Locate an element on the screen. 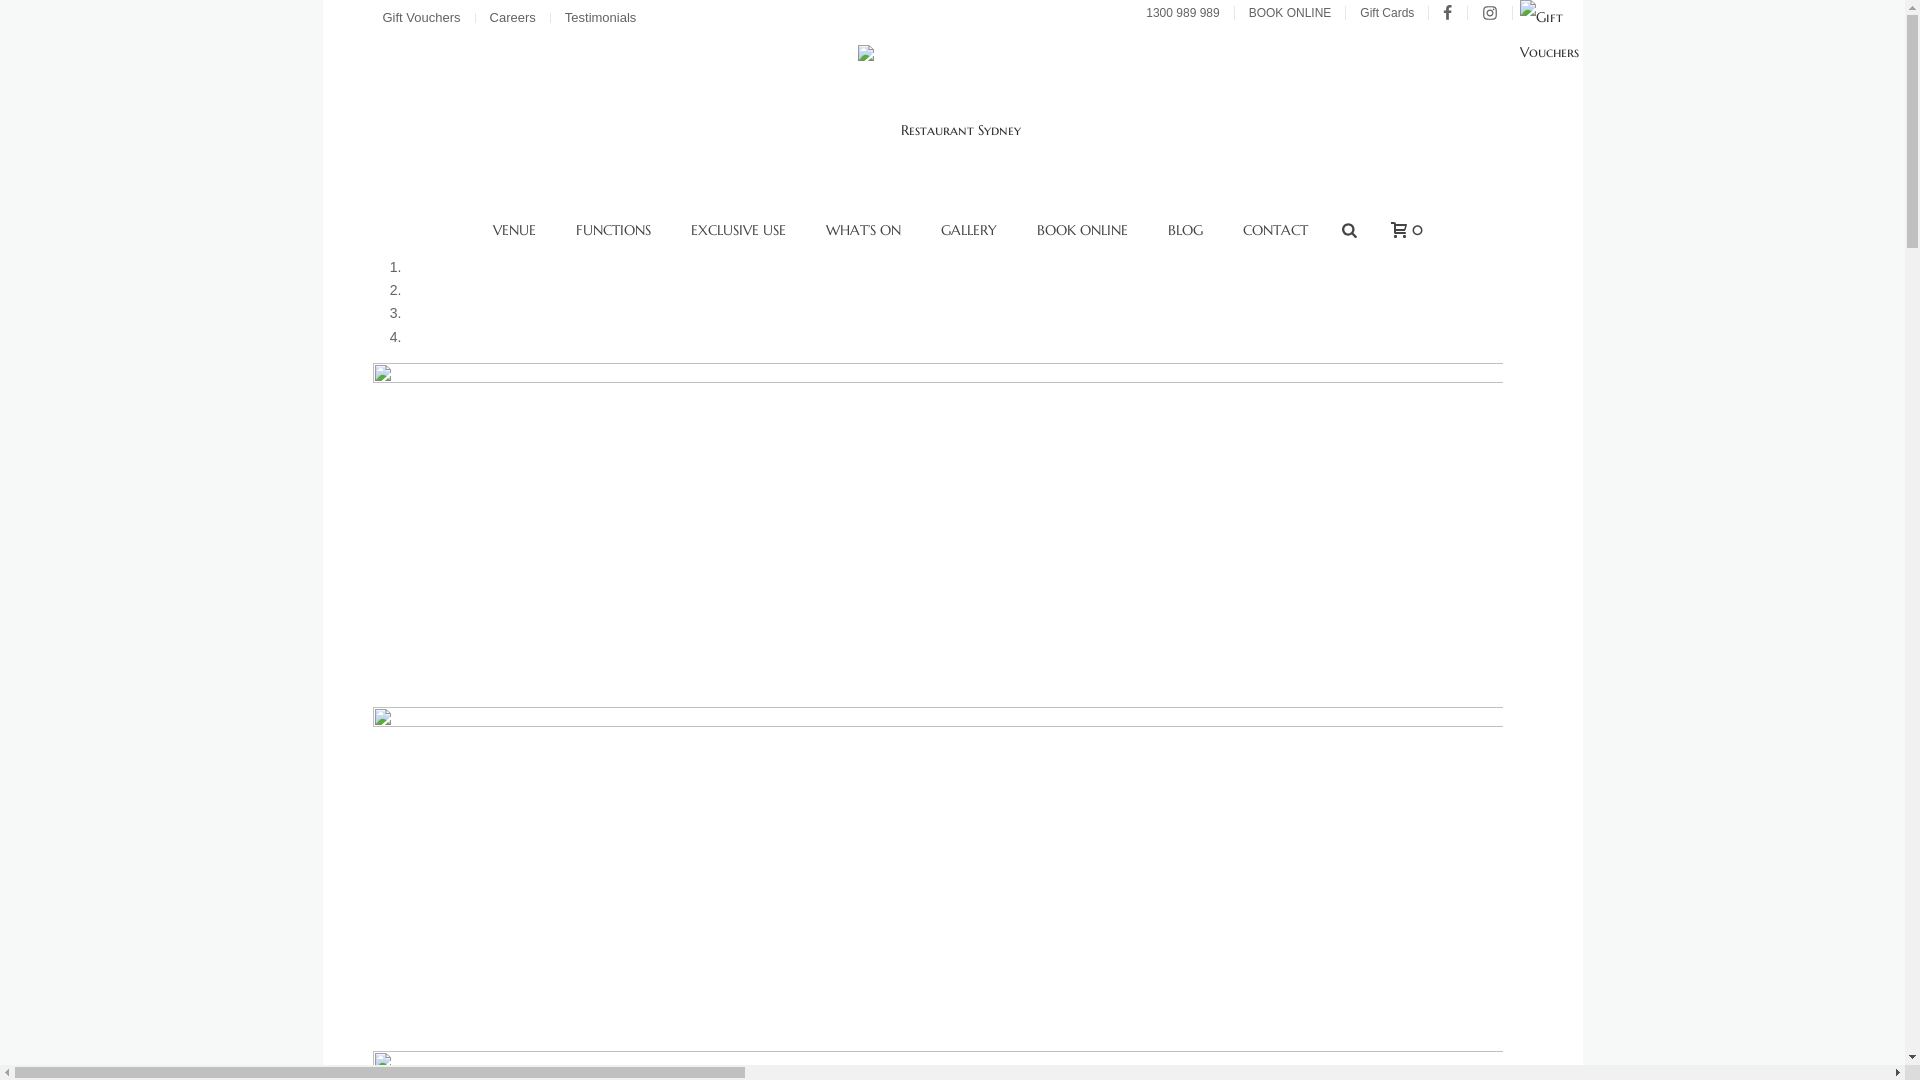  '1300 989 989' is located at coordinates (1136, 12).